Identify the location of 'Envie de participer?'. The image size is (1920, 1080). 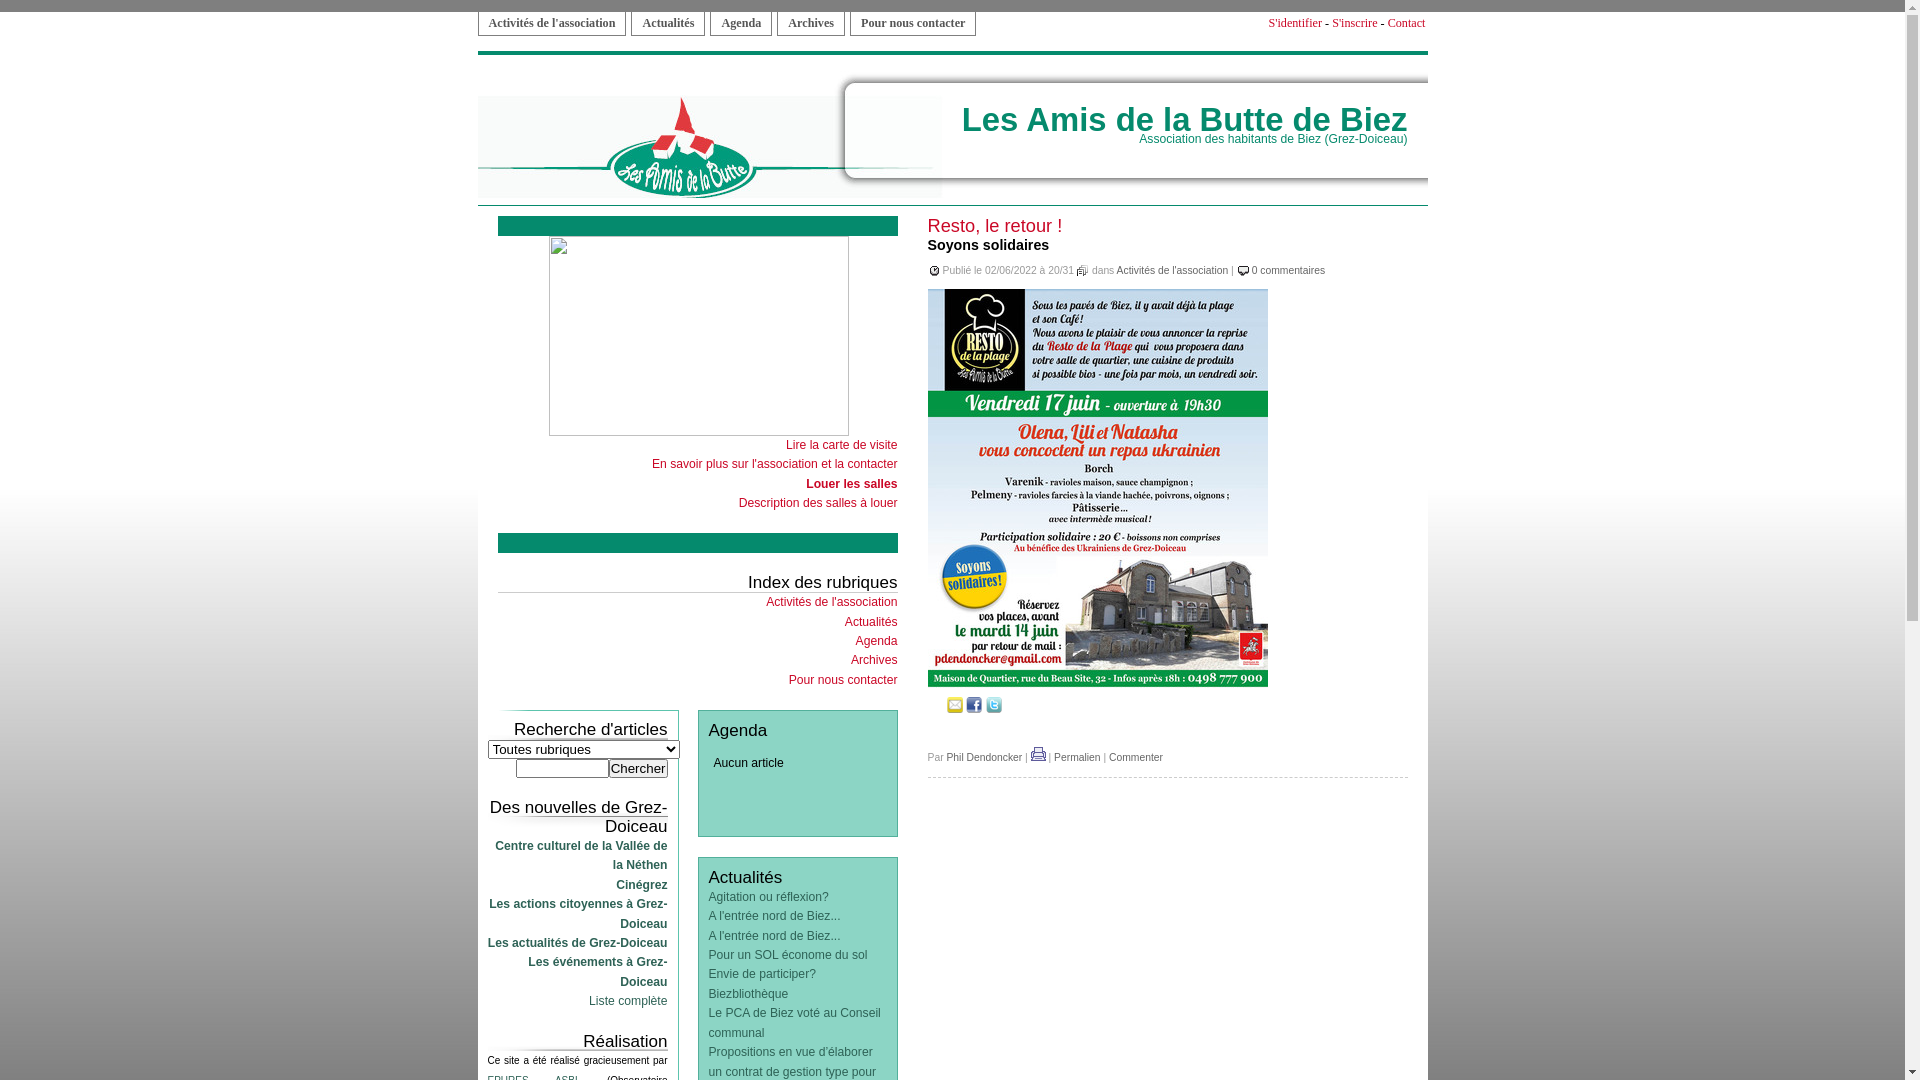
(760, 973).